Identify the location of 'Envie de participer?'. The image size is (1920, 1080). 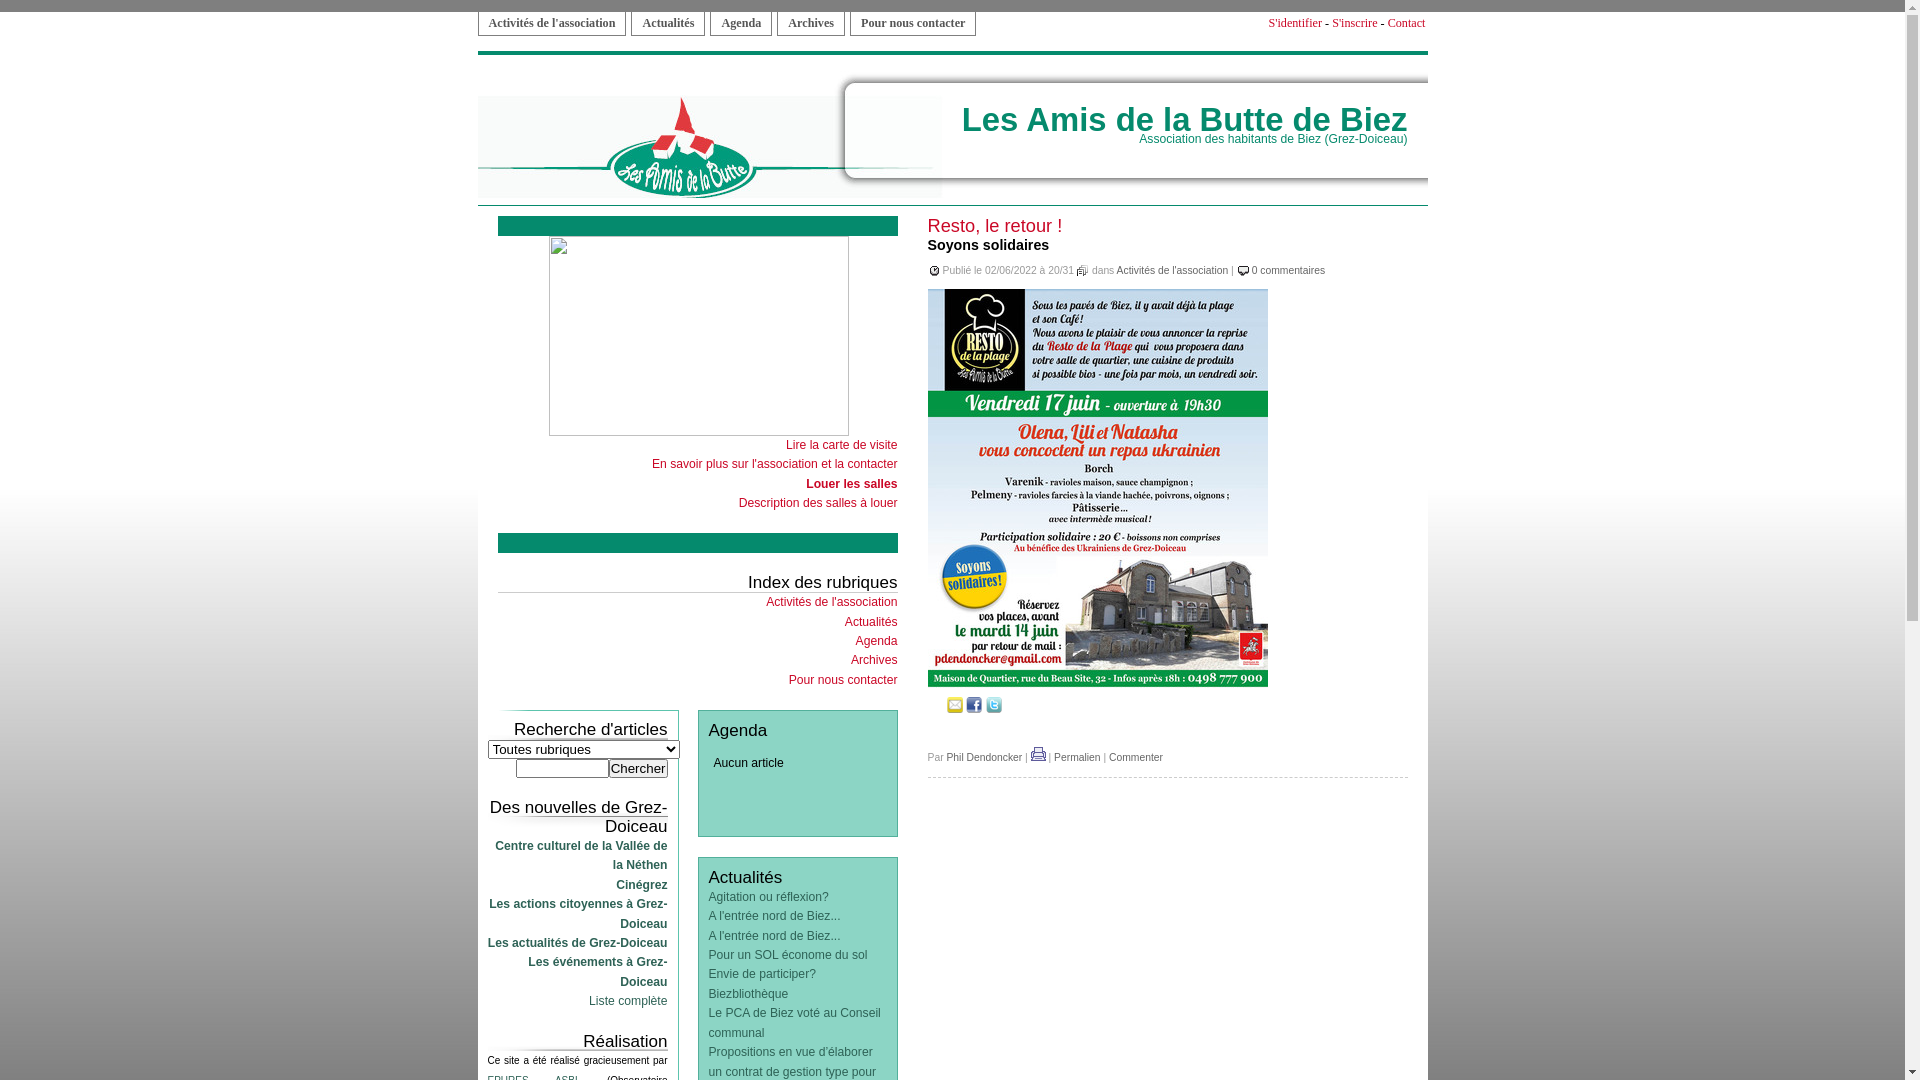
(760, 973).